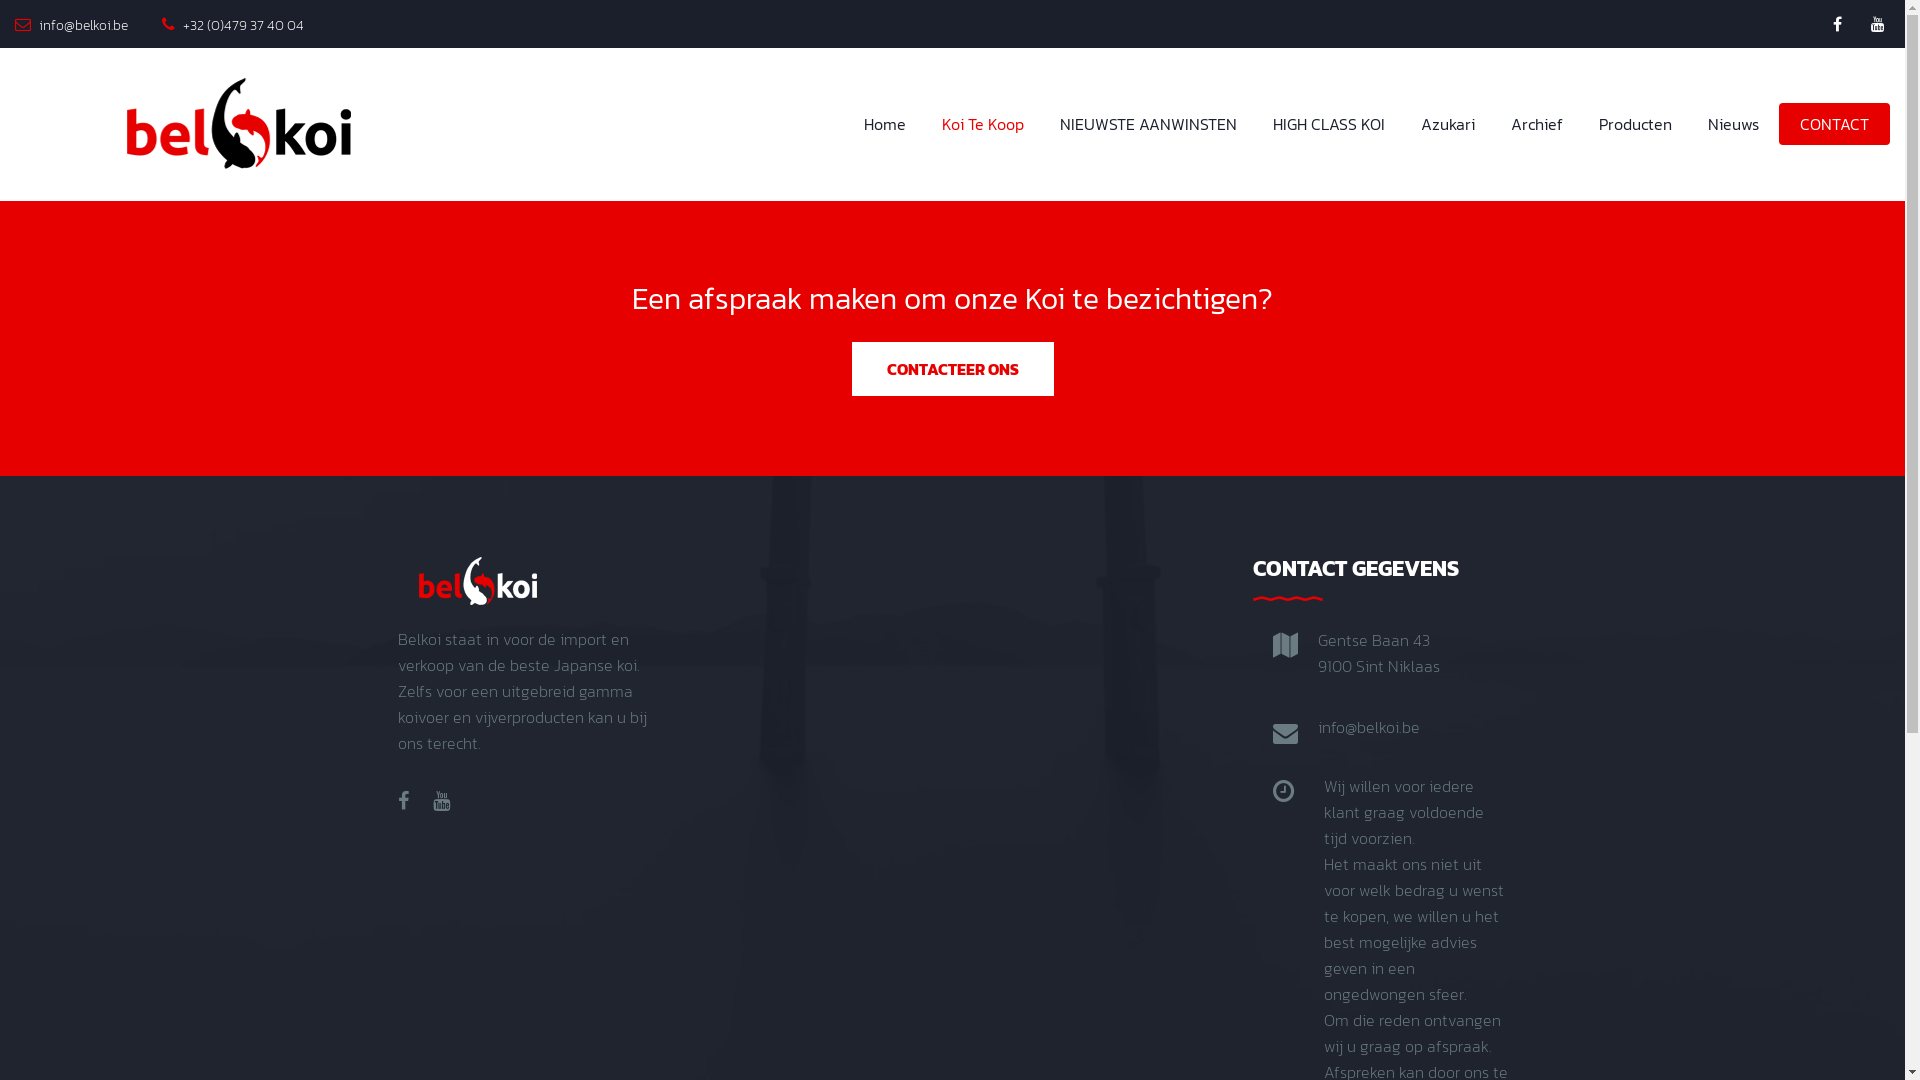 Image resolution: width=1920 pixels, height=1080 pixels. Describe the element at coordinates (1834, 123) in the screenshot. I see `'CONTACT'` at that location.